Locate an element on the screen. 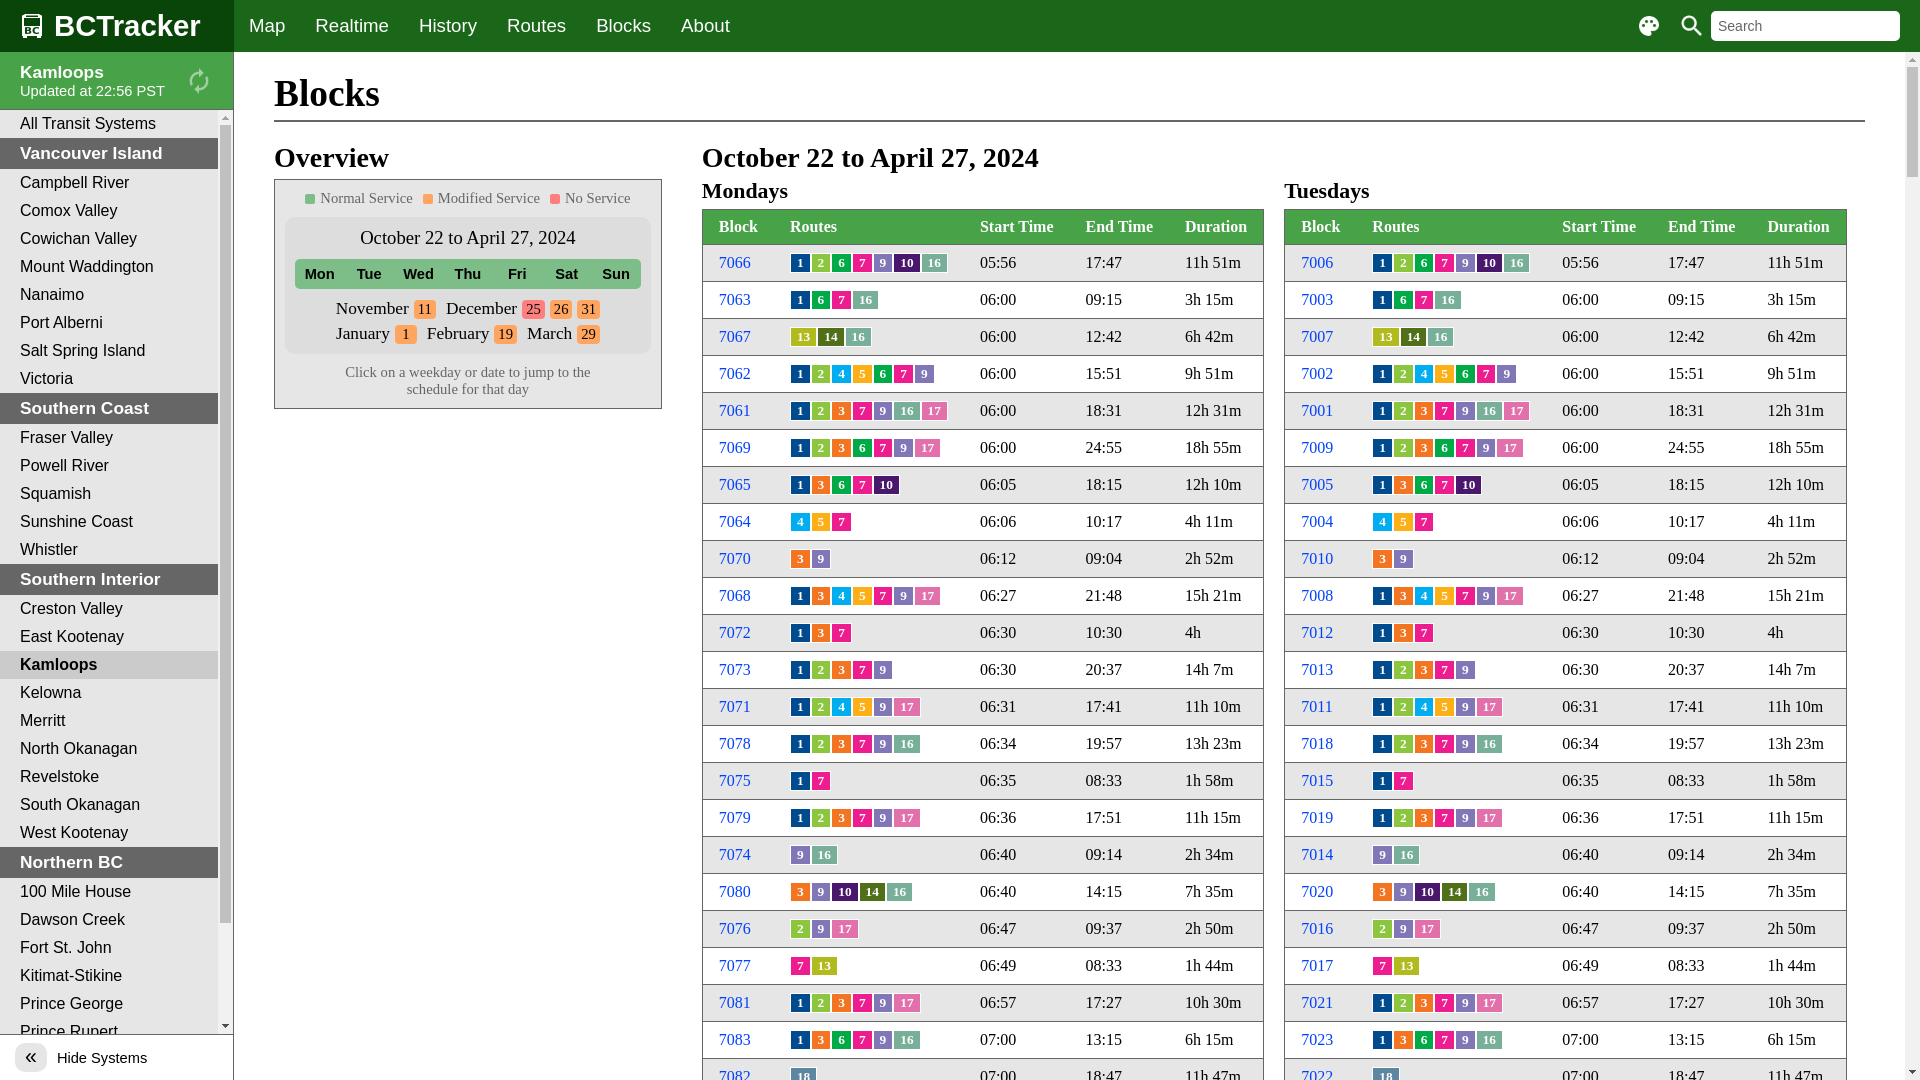  '3' is located at coordinates (830, 1002).